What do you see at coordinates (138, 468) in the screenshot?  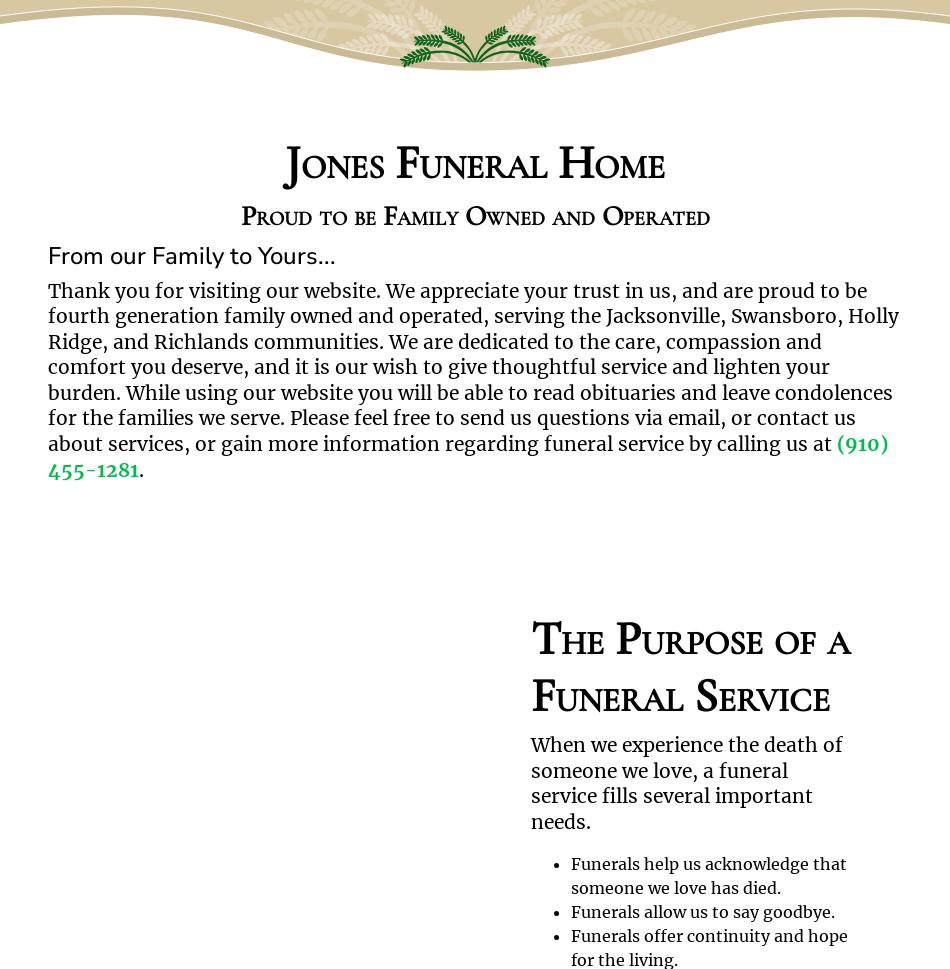 I see `'.'` at bounding box center [138, 468].